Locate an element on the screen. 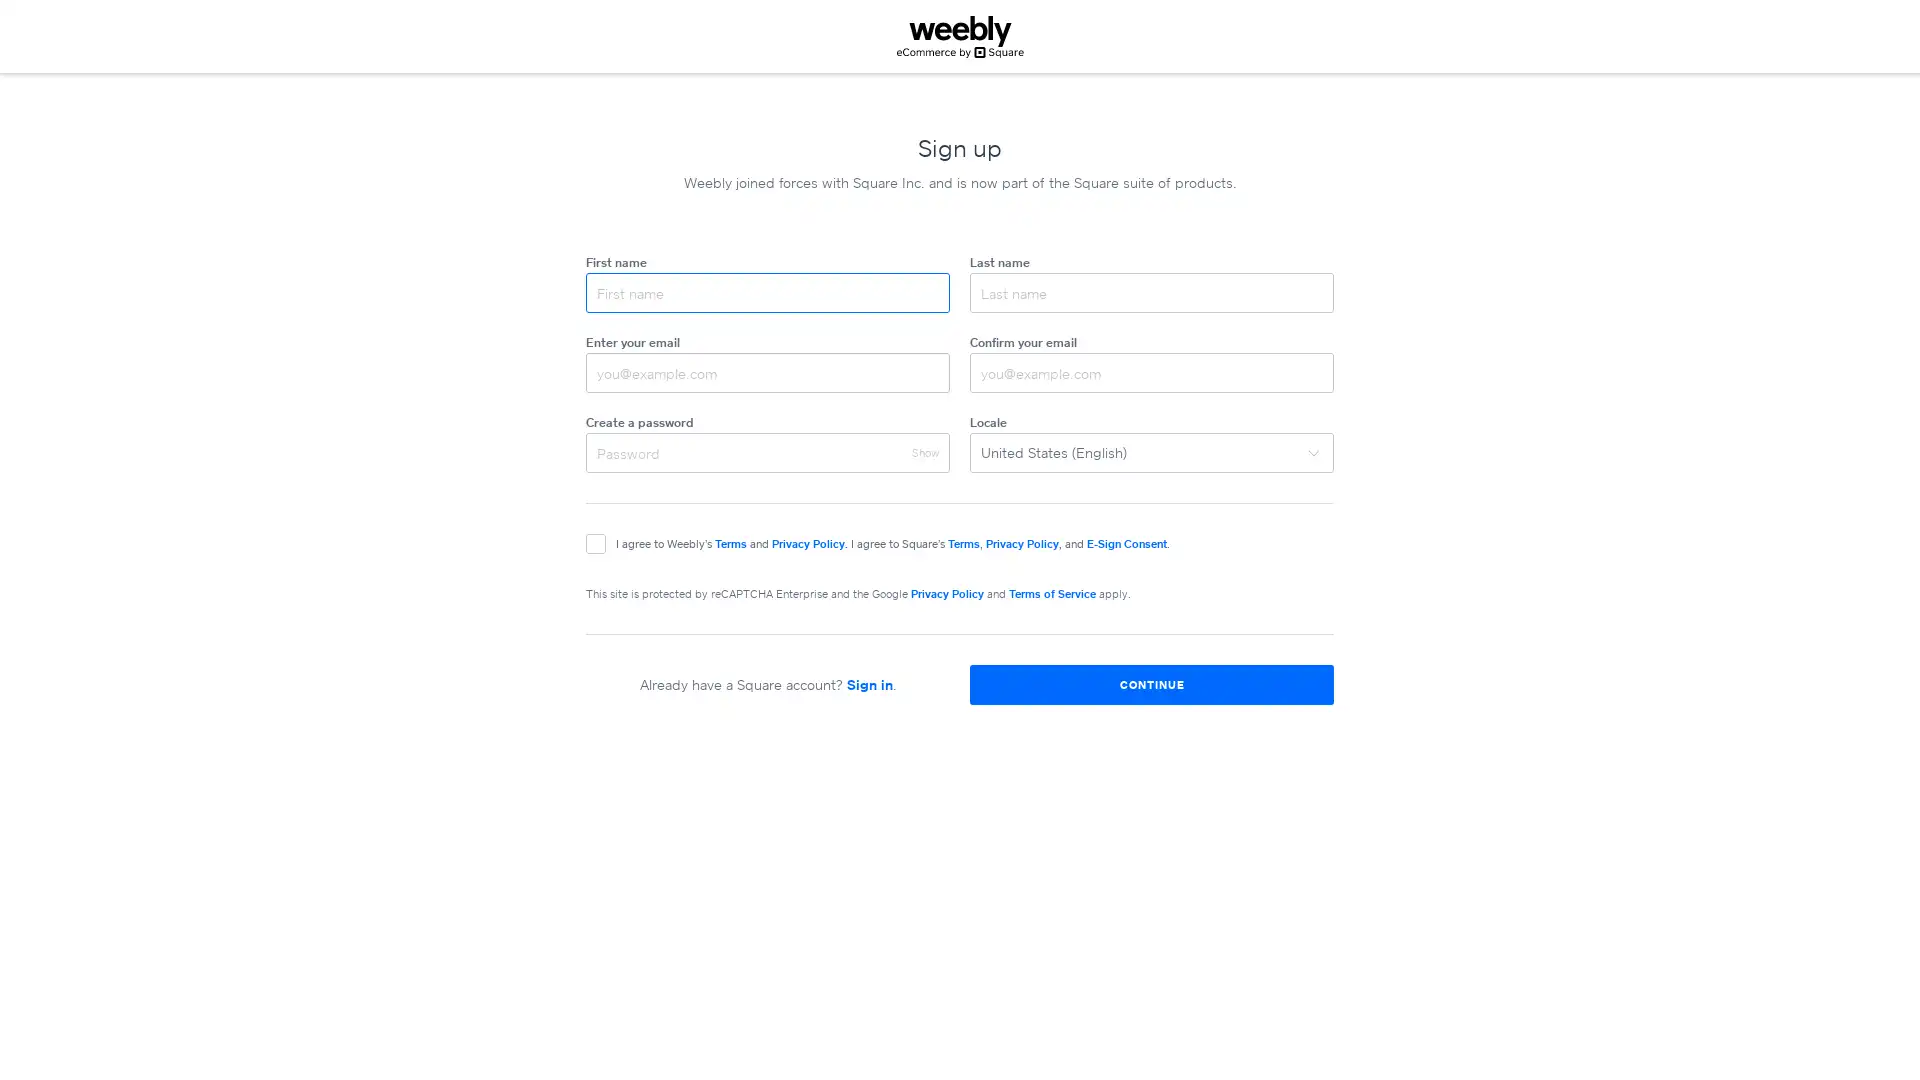 The height and width of the screenshot is (1080, 1920). CONTINUE is located at coordinates (1152, 684).